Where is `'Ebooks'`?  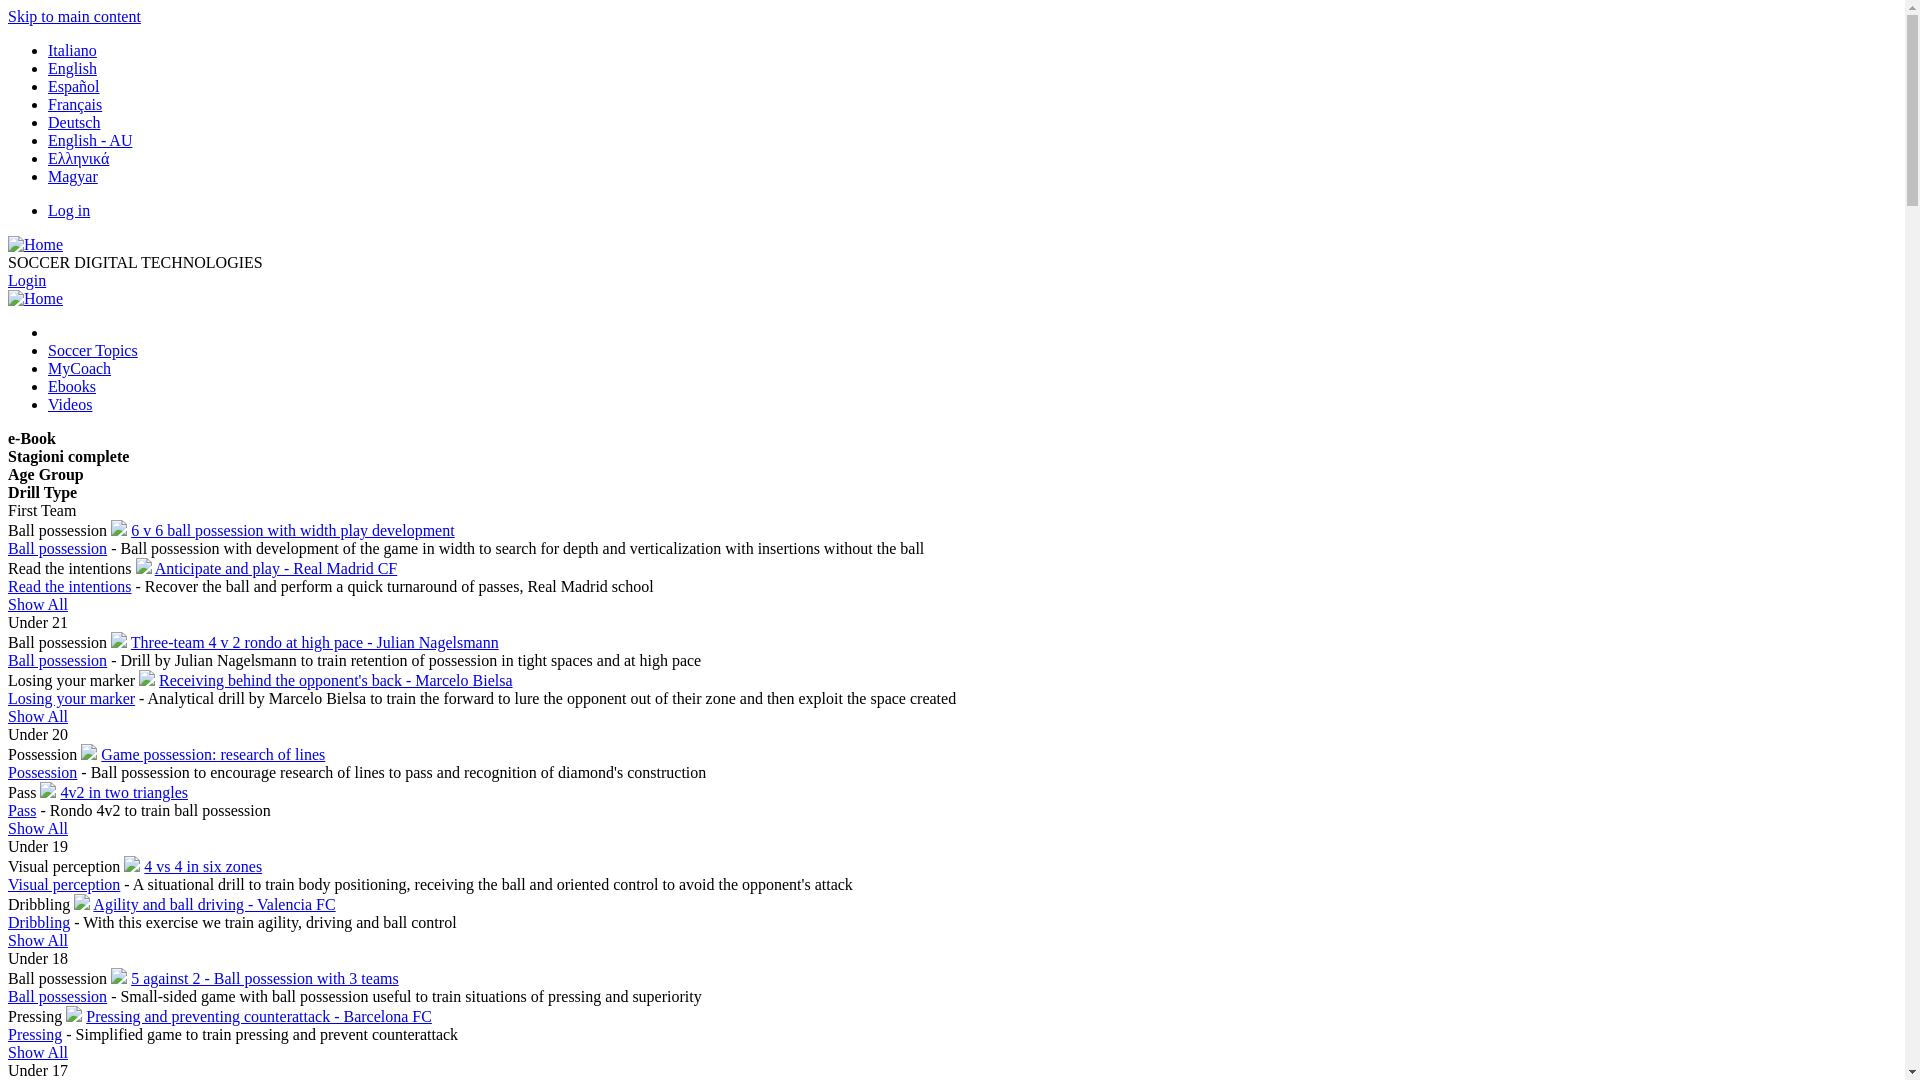
'Ebooks' is located at coordinates (72, 386).